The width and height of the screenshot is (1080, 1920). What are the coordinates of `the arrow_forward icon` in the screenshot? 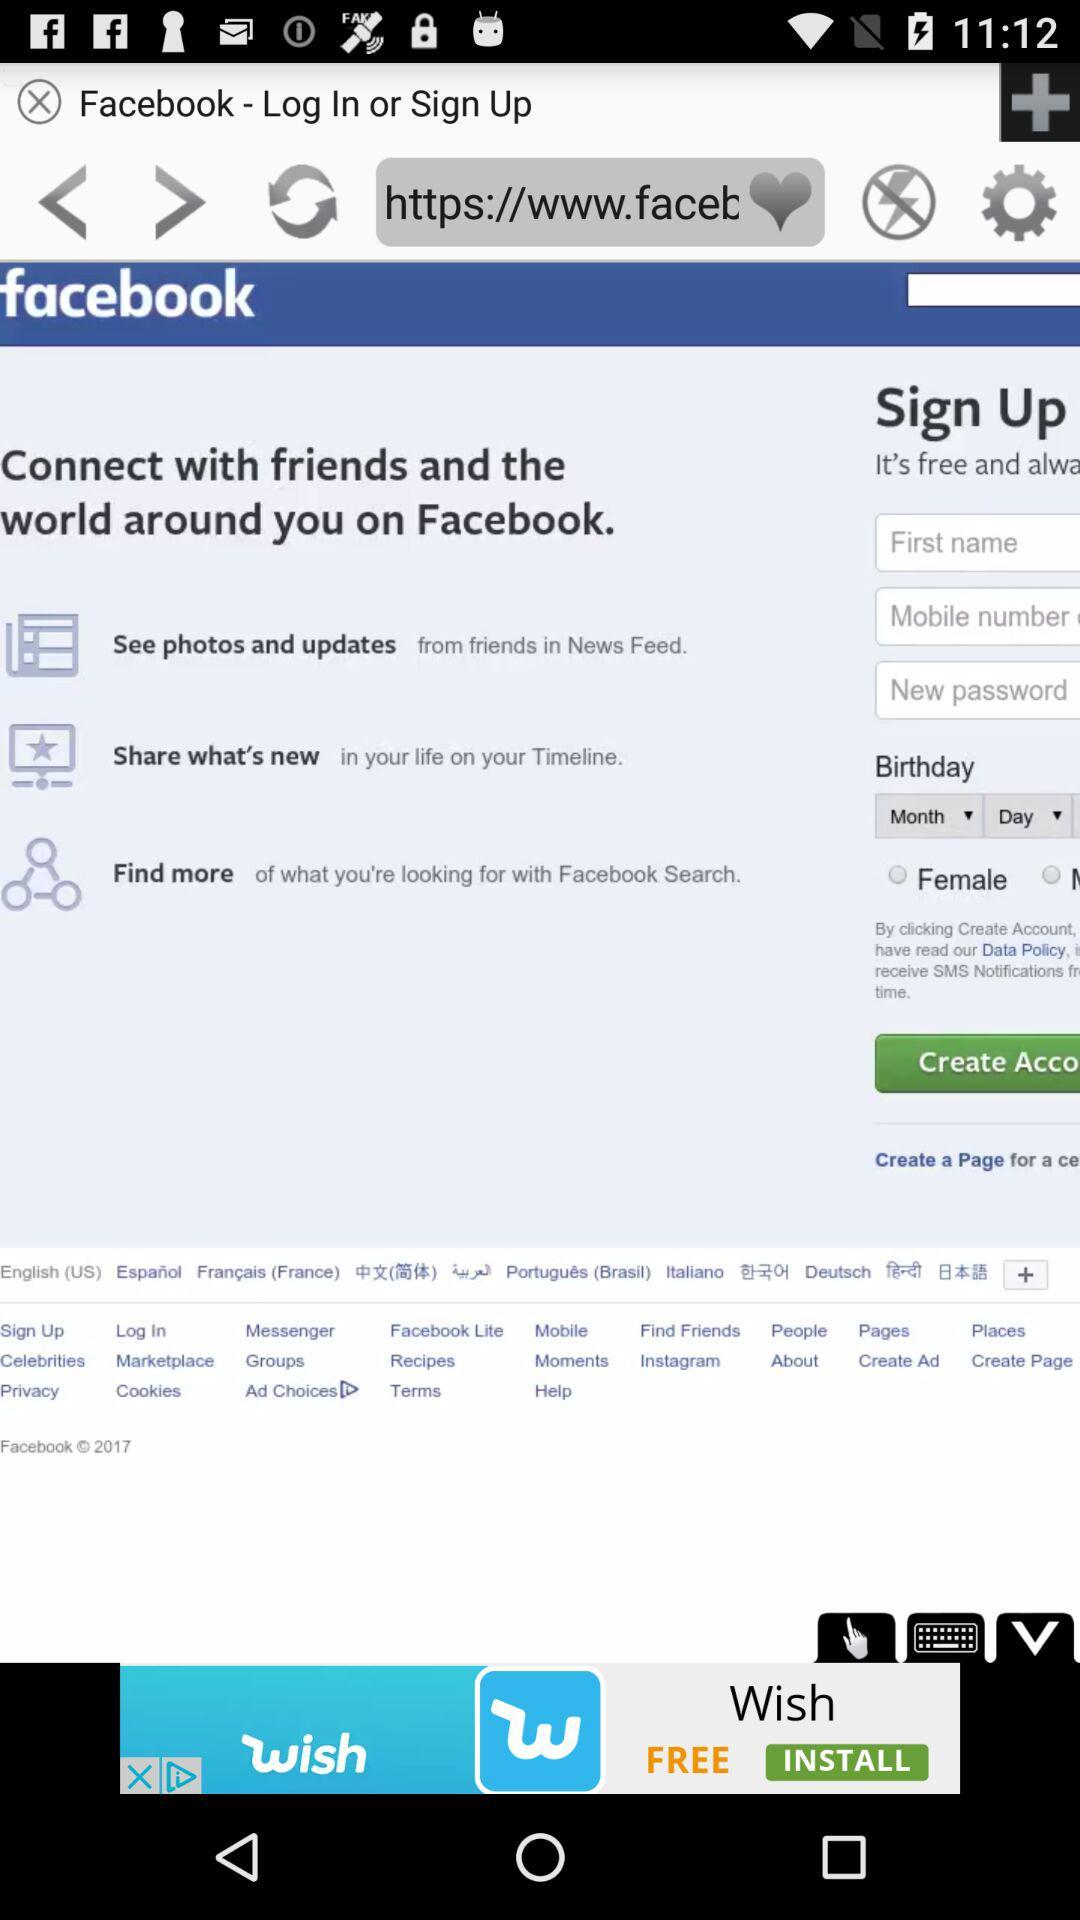 It's located at (181, 216).